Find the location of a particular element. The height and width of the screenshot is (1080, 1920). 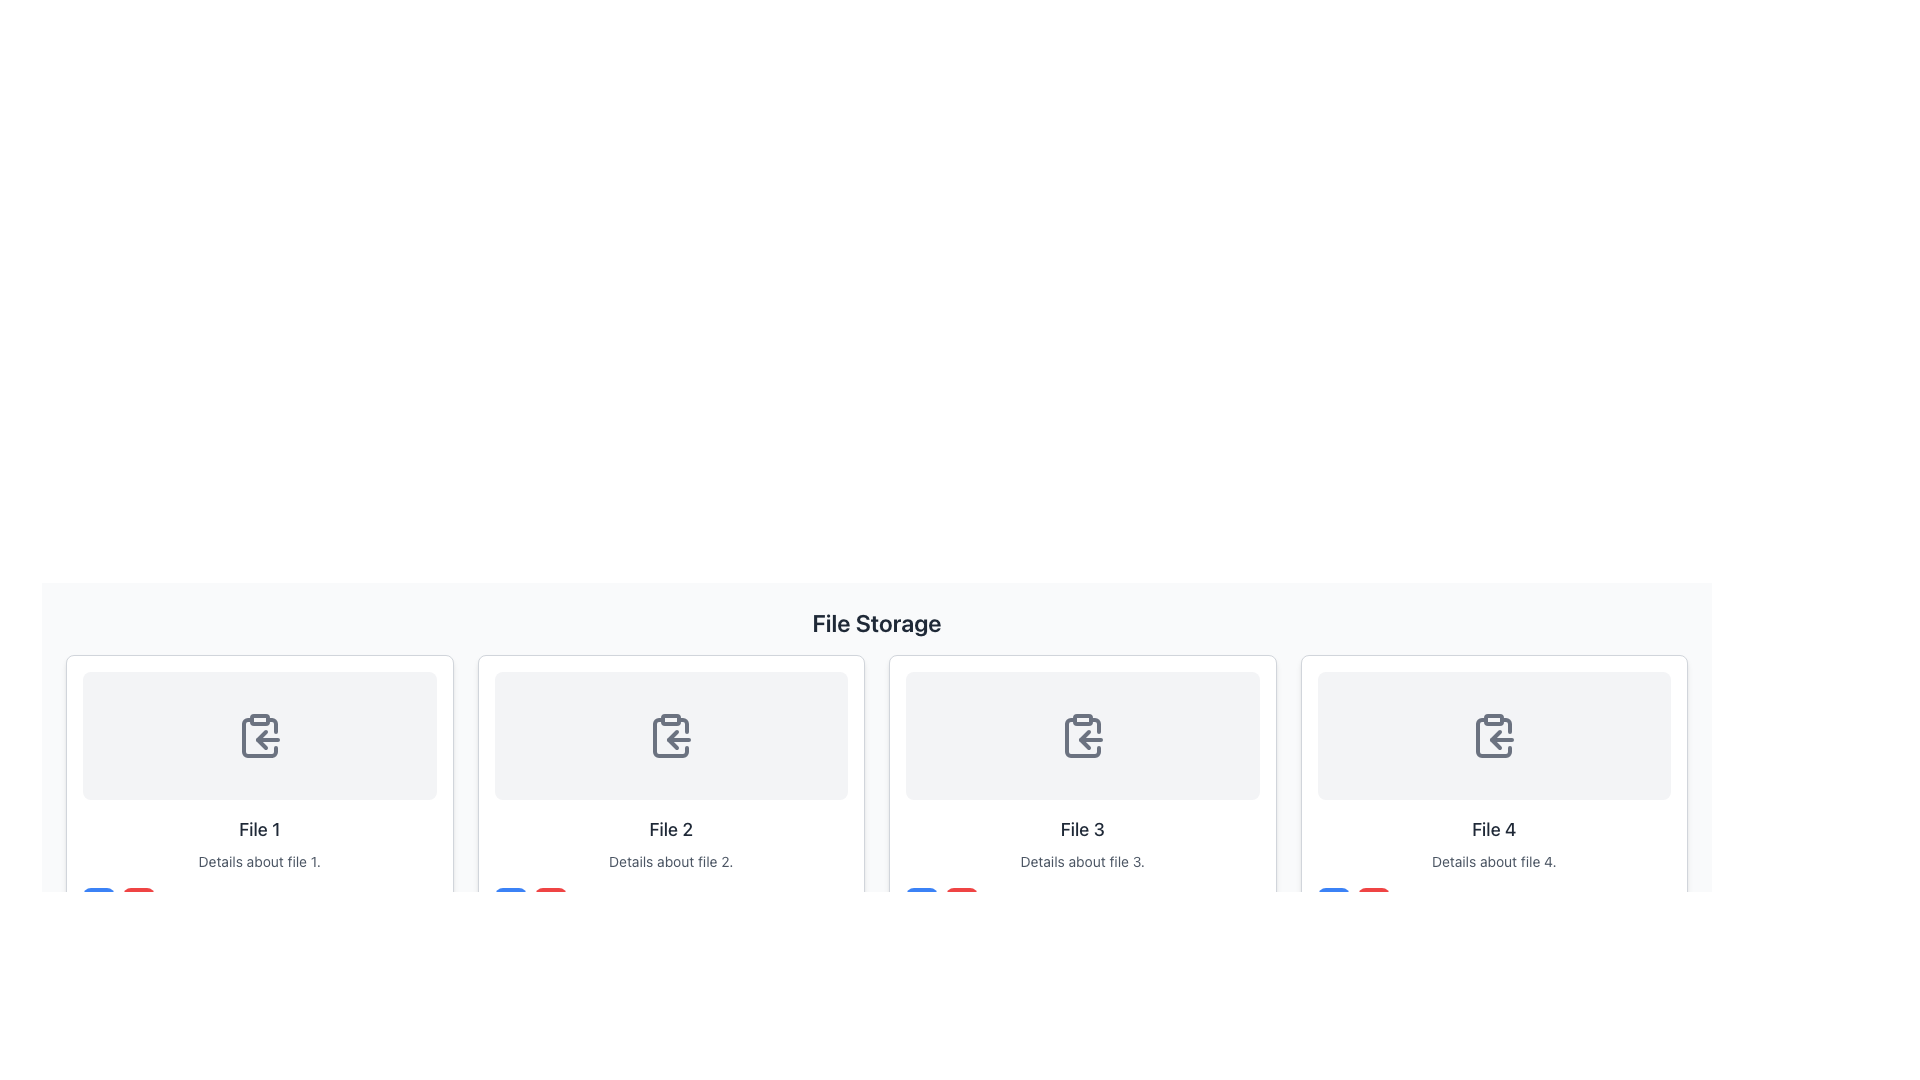

the first icon in the row associated with the file action for 'File 1' is located at coordinates (258, 737).